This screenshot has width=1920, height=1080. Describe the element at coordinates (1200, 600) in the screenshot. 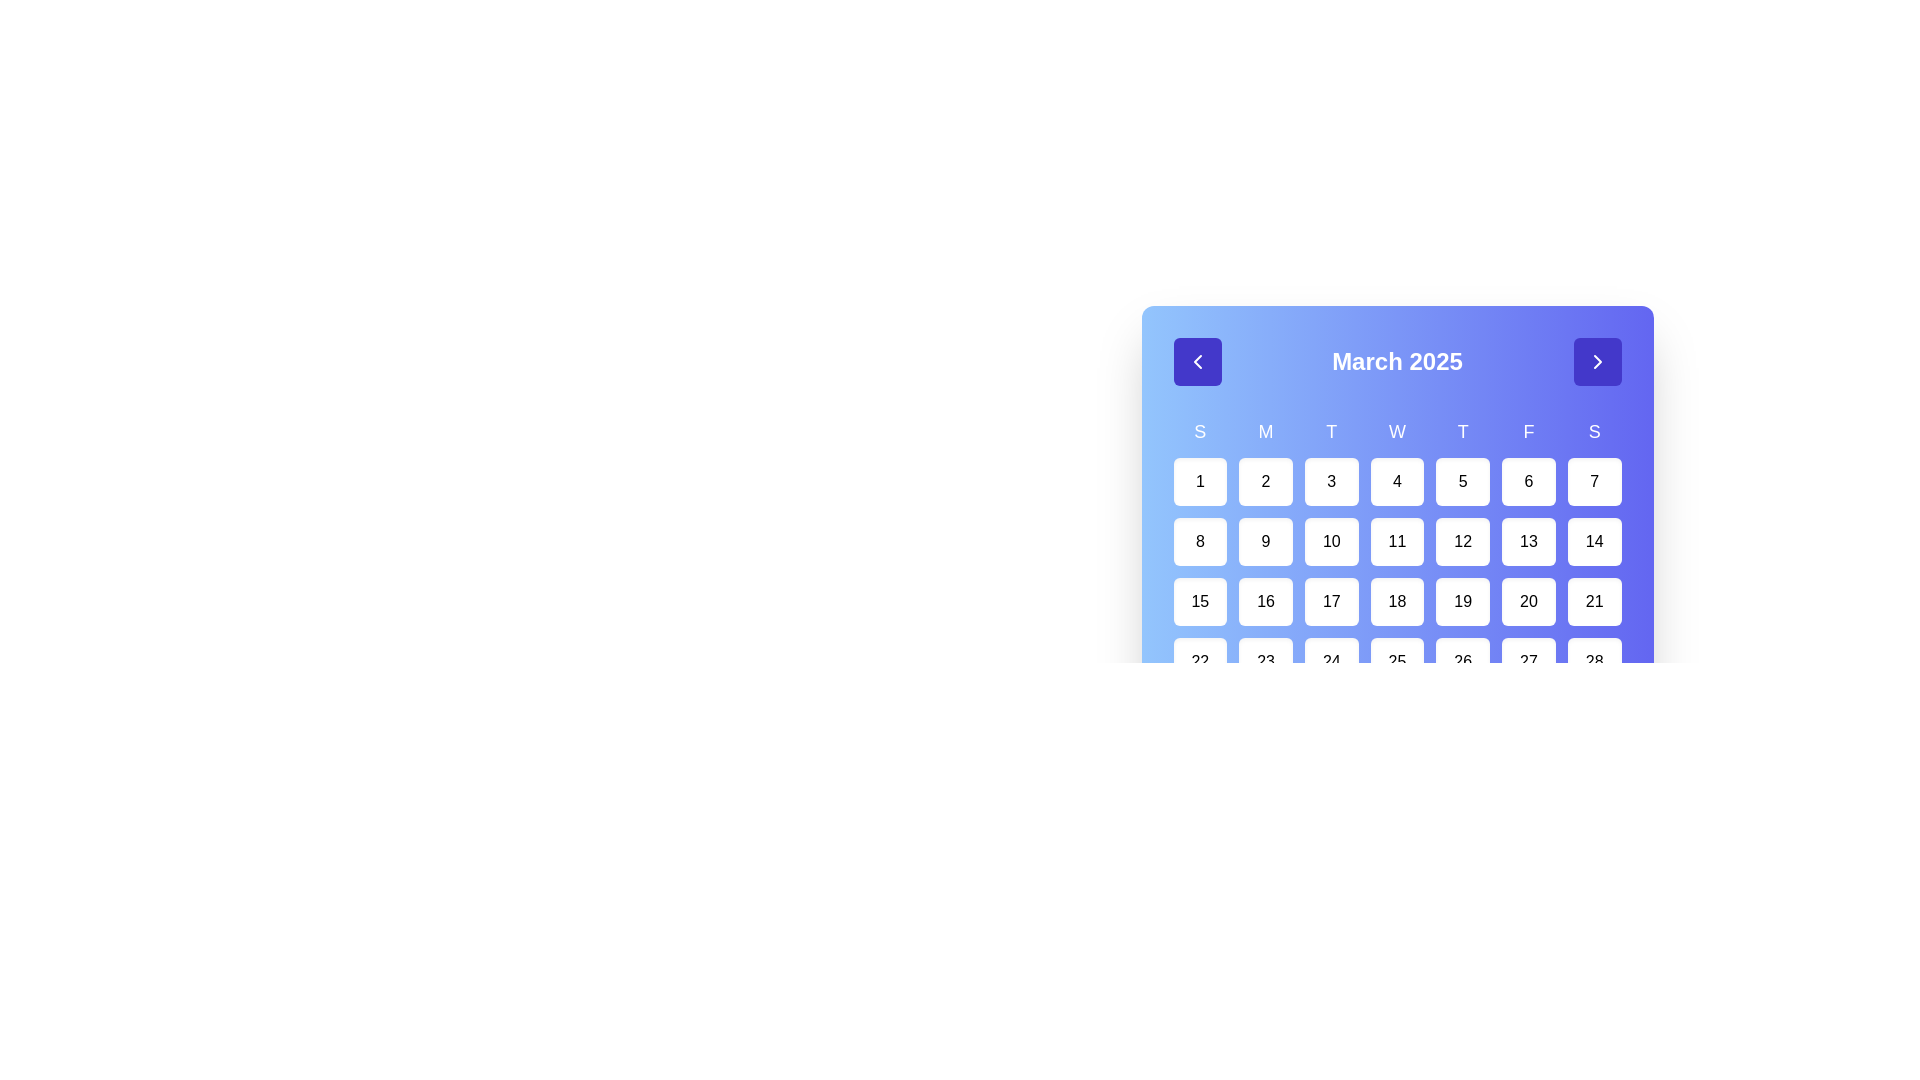

I see `the square calendar cell displaying the number '15'` at that location.